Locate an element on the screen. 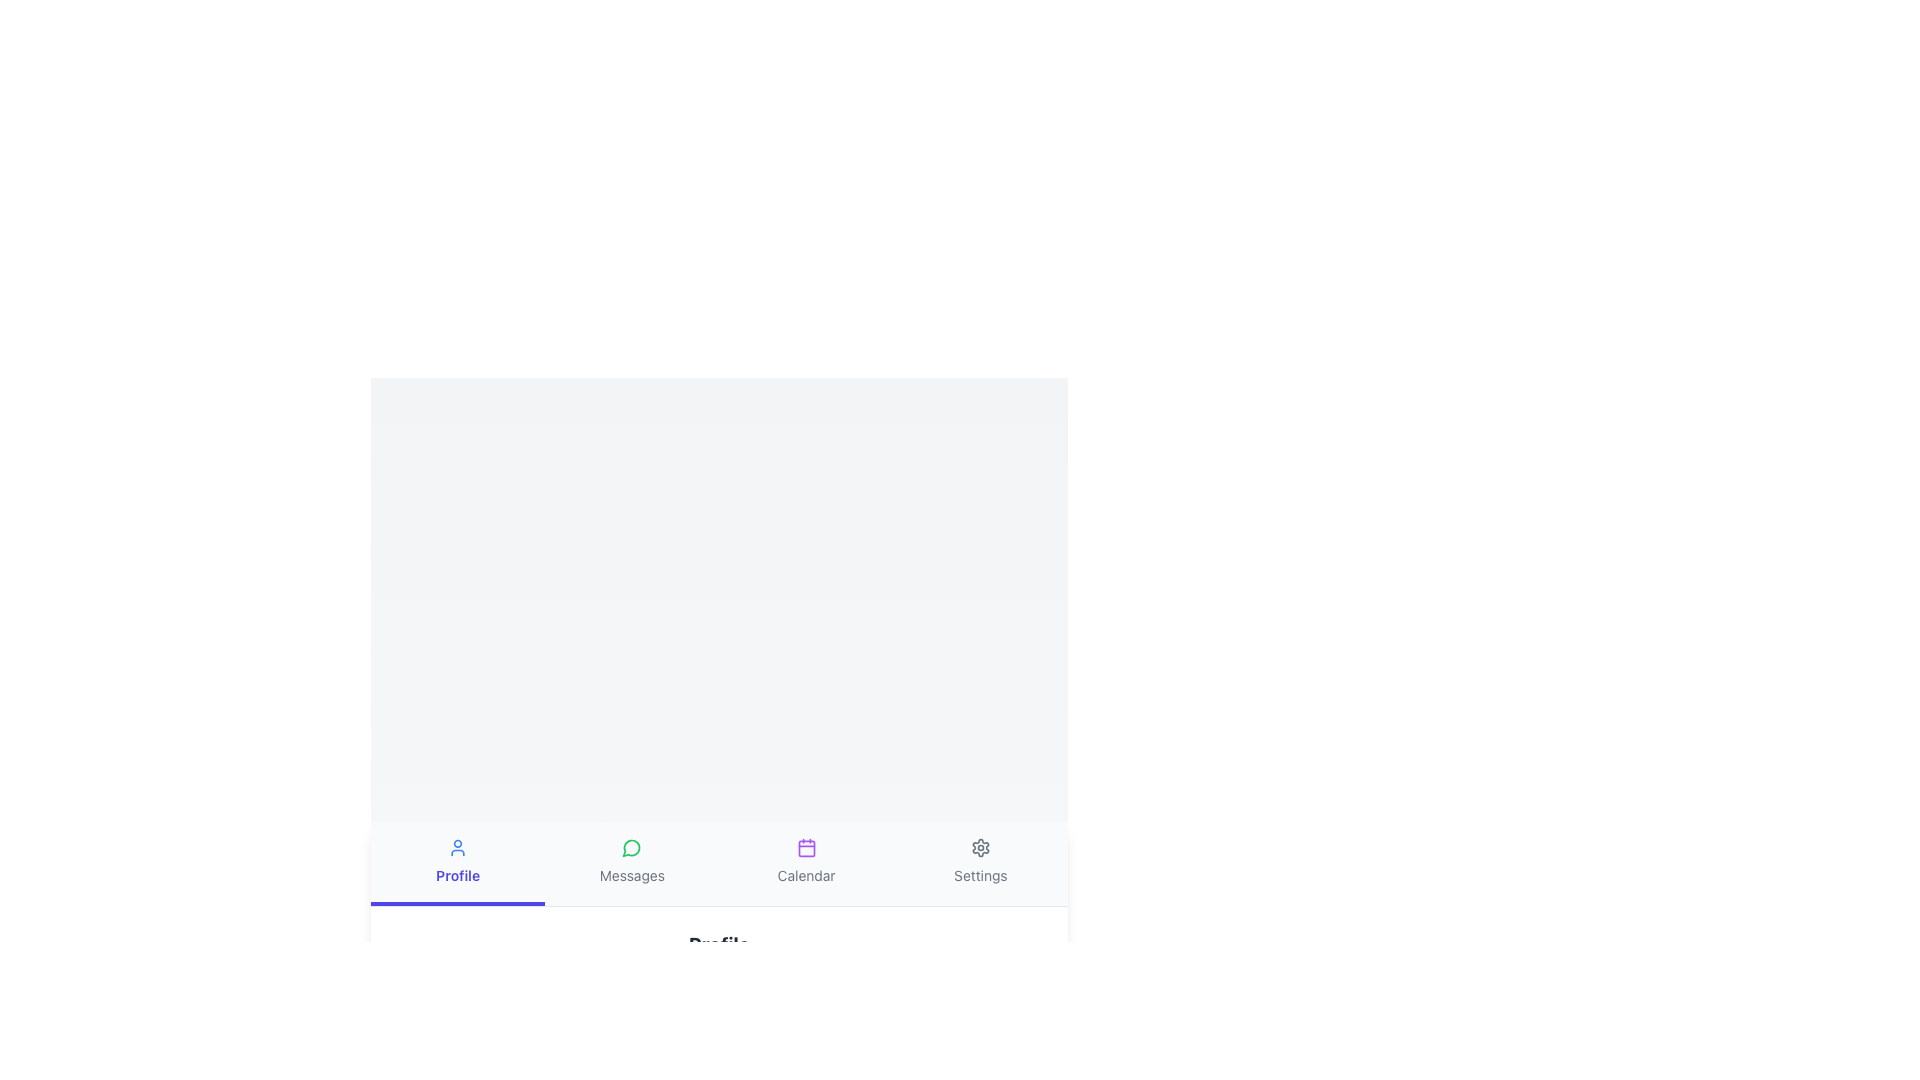  the settings icon located in the bottom navigation bar, aligned under the 'Settings' label on the far right is located at coordinates (980, 847).